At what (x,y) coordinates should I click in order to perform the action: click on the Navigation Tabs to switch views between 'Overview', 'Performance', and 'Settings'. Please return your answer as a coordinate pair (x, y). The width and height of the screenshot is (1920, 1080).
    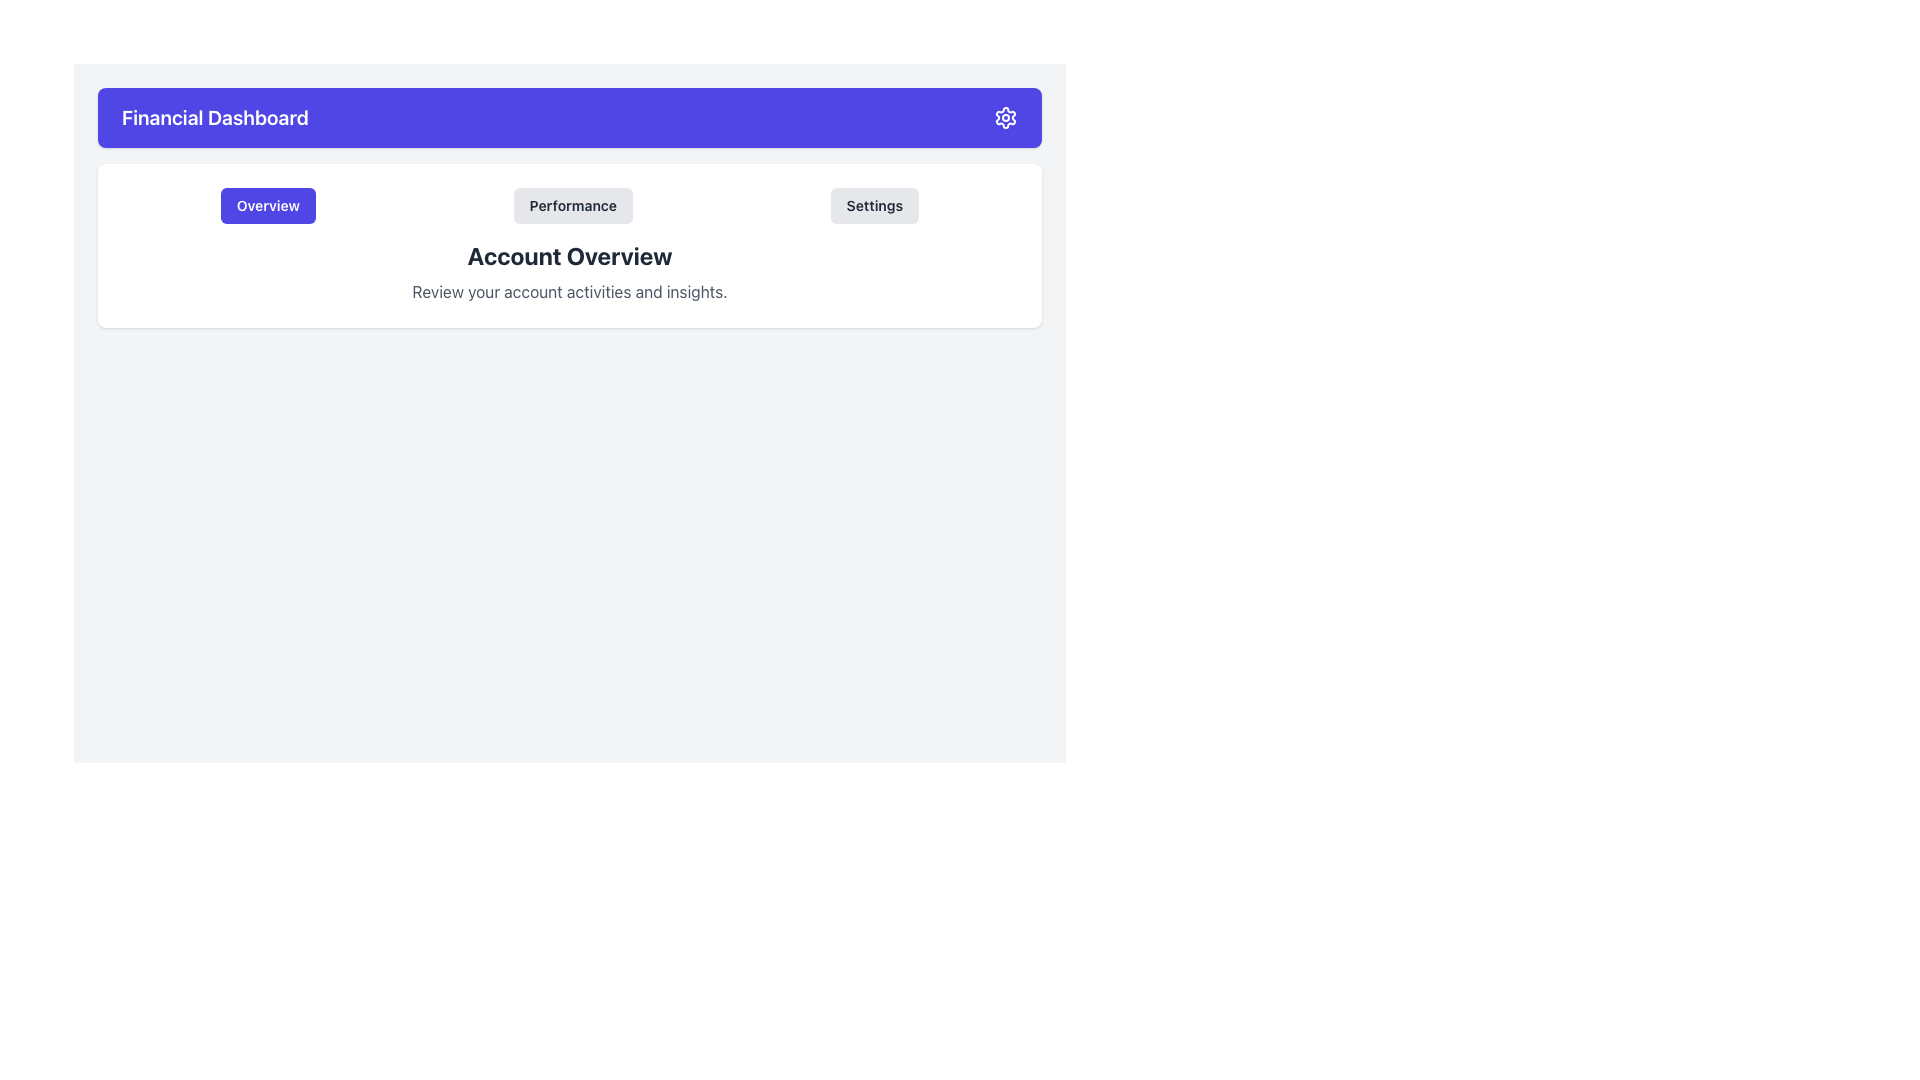
    Looking at the image, I should click on (569, 205).